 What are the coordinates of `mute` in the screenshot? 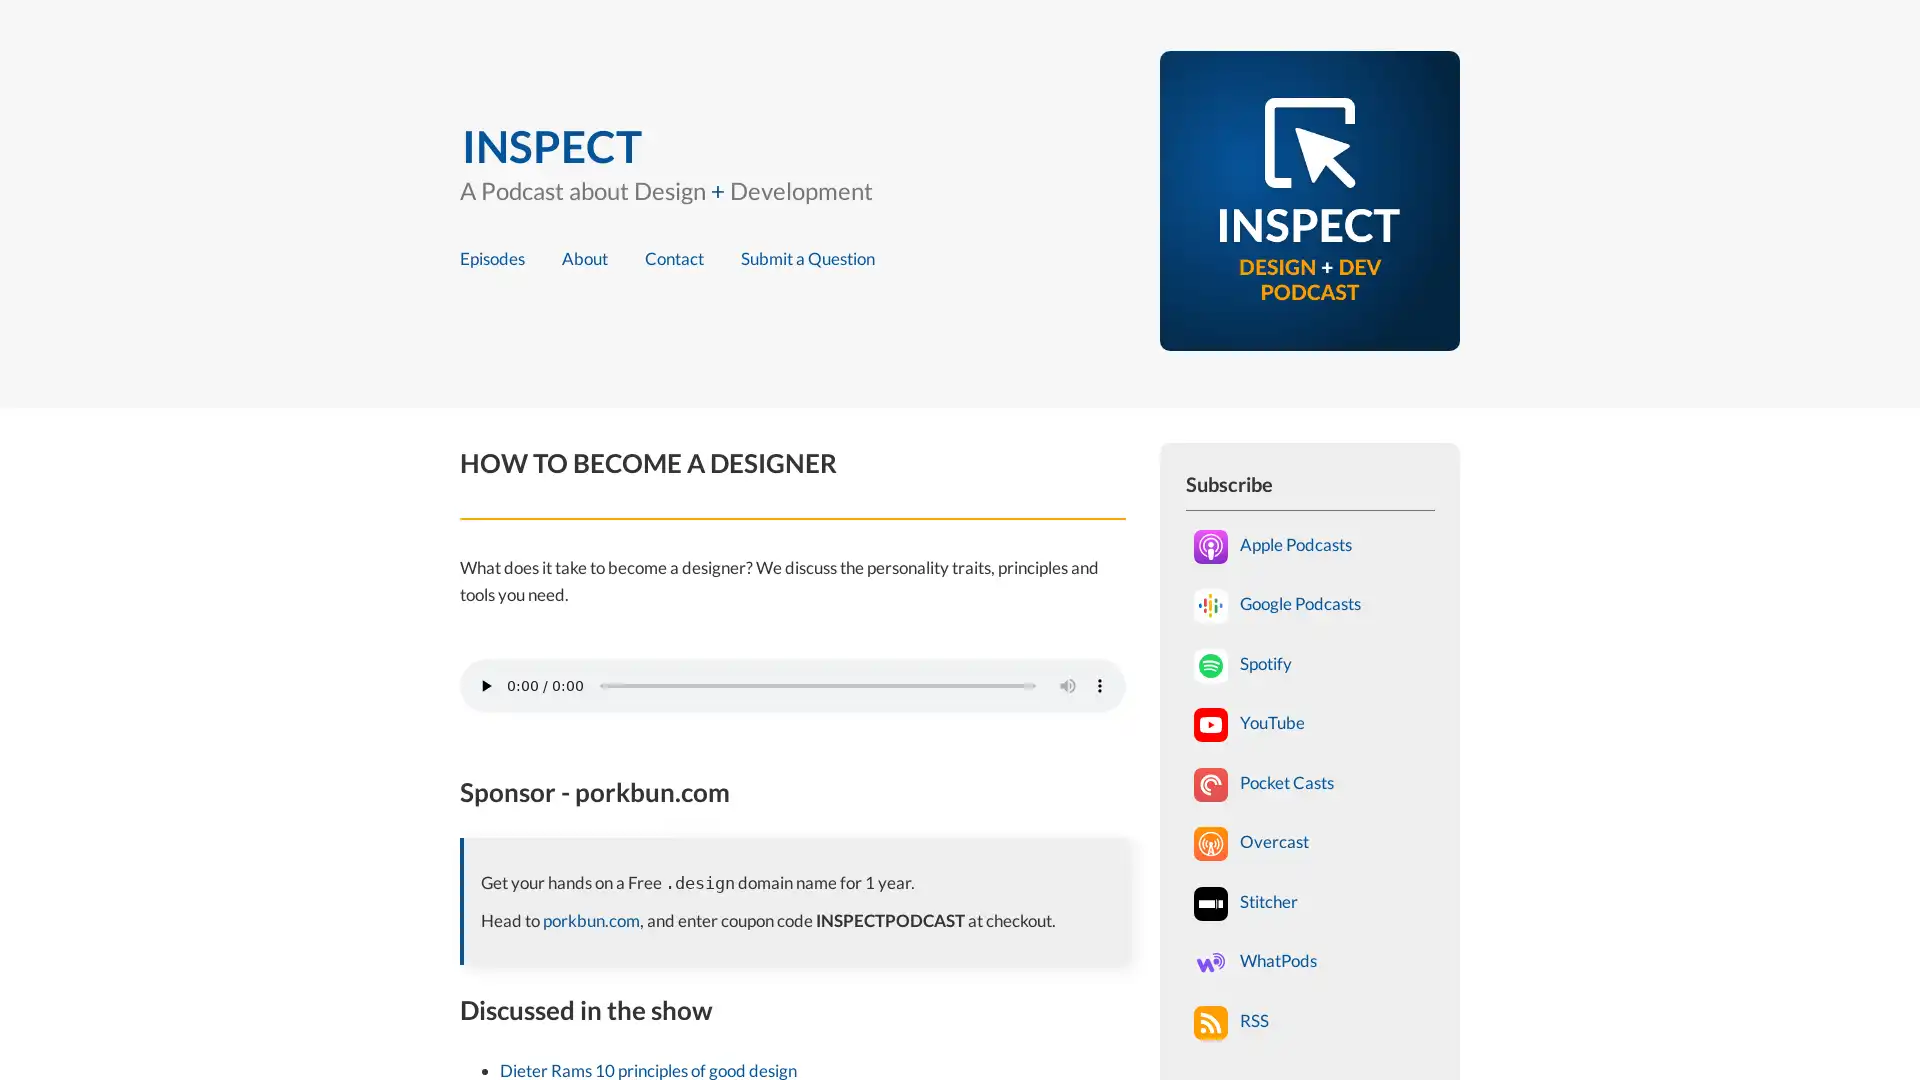 It's located at (1067, 685).